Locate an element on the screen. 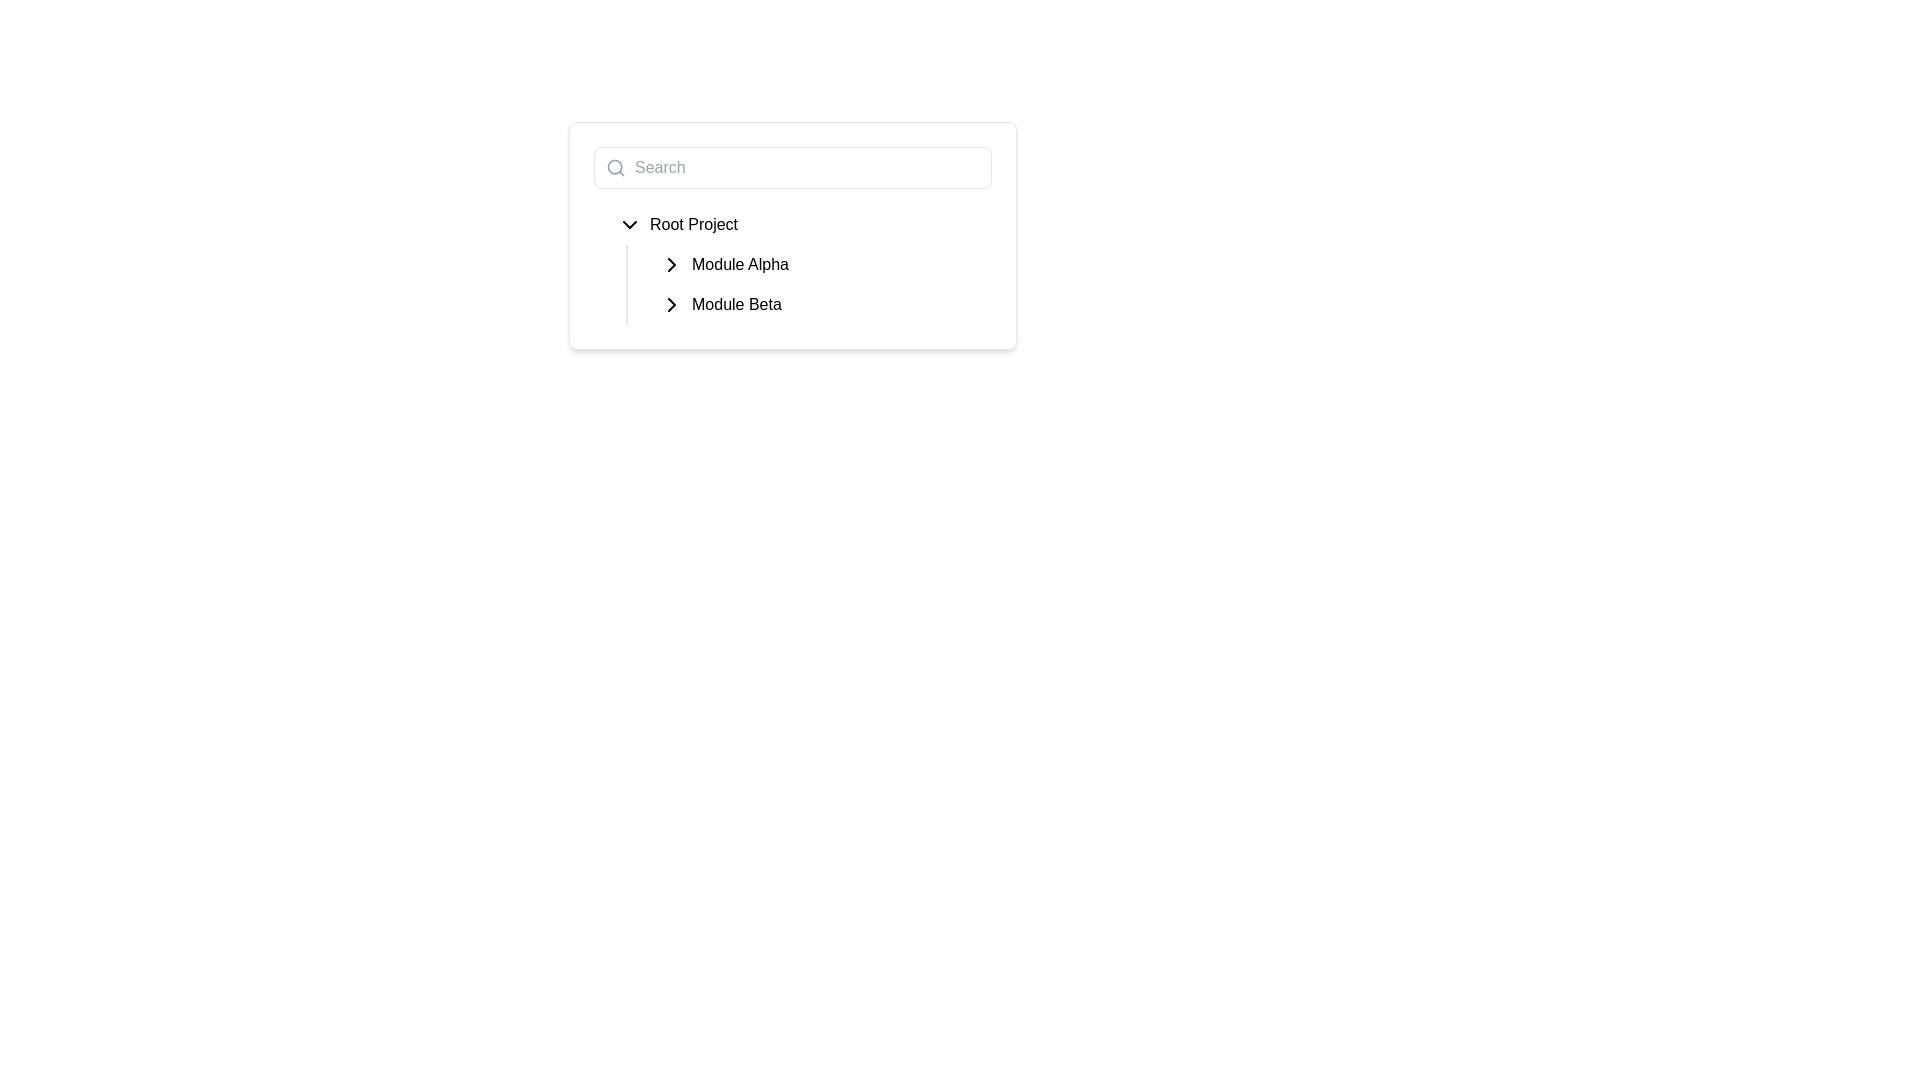  the Chevron icon located at the start of the 'Module Alpha' row is located at coordinates (672, 264).